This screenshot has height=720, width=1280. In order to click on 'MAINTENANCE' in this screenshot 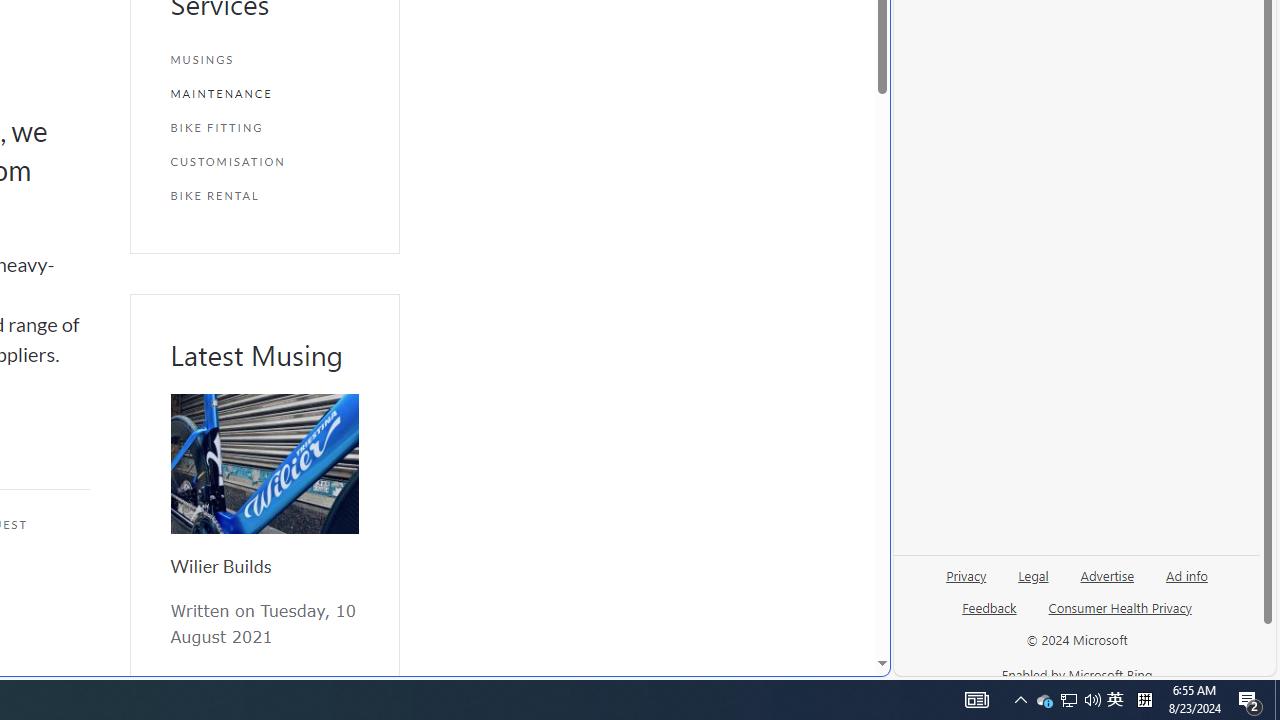, I will do `click(263, 93)`.